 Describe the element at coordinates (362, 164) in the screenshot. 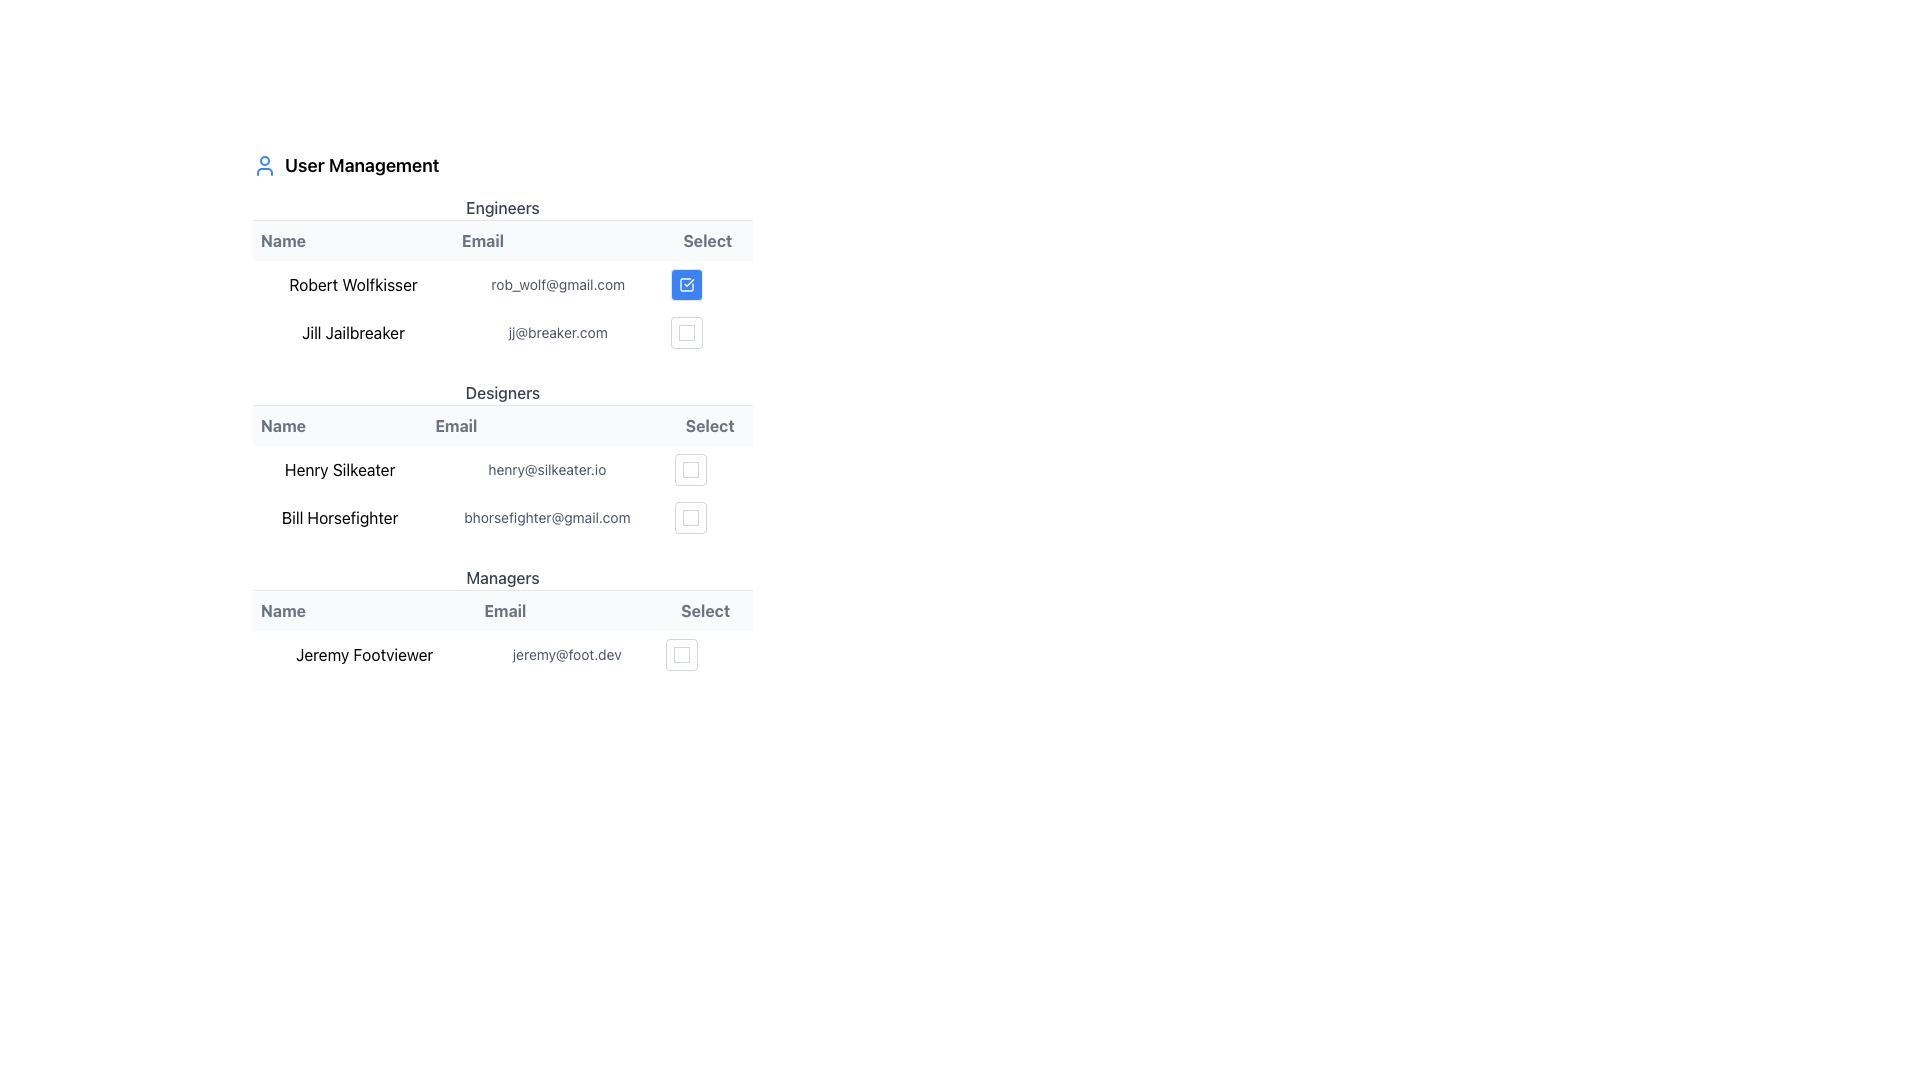

I see `text label displaying 'User Management' located to the right of the user icon in bold font style` at that location.